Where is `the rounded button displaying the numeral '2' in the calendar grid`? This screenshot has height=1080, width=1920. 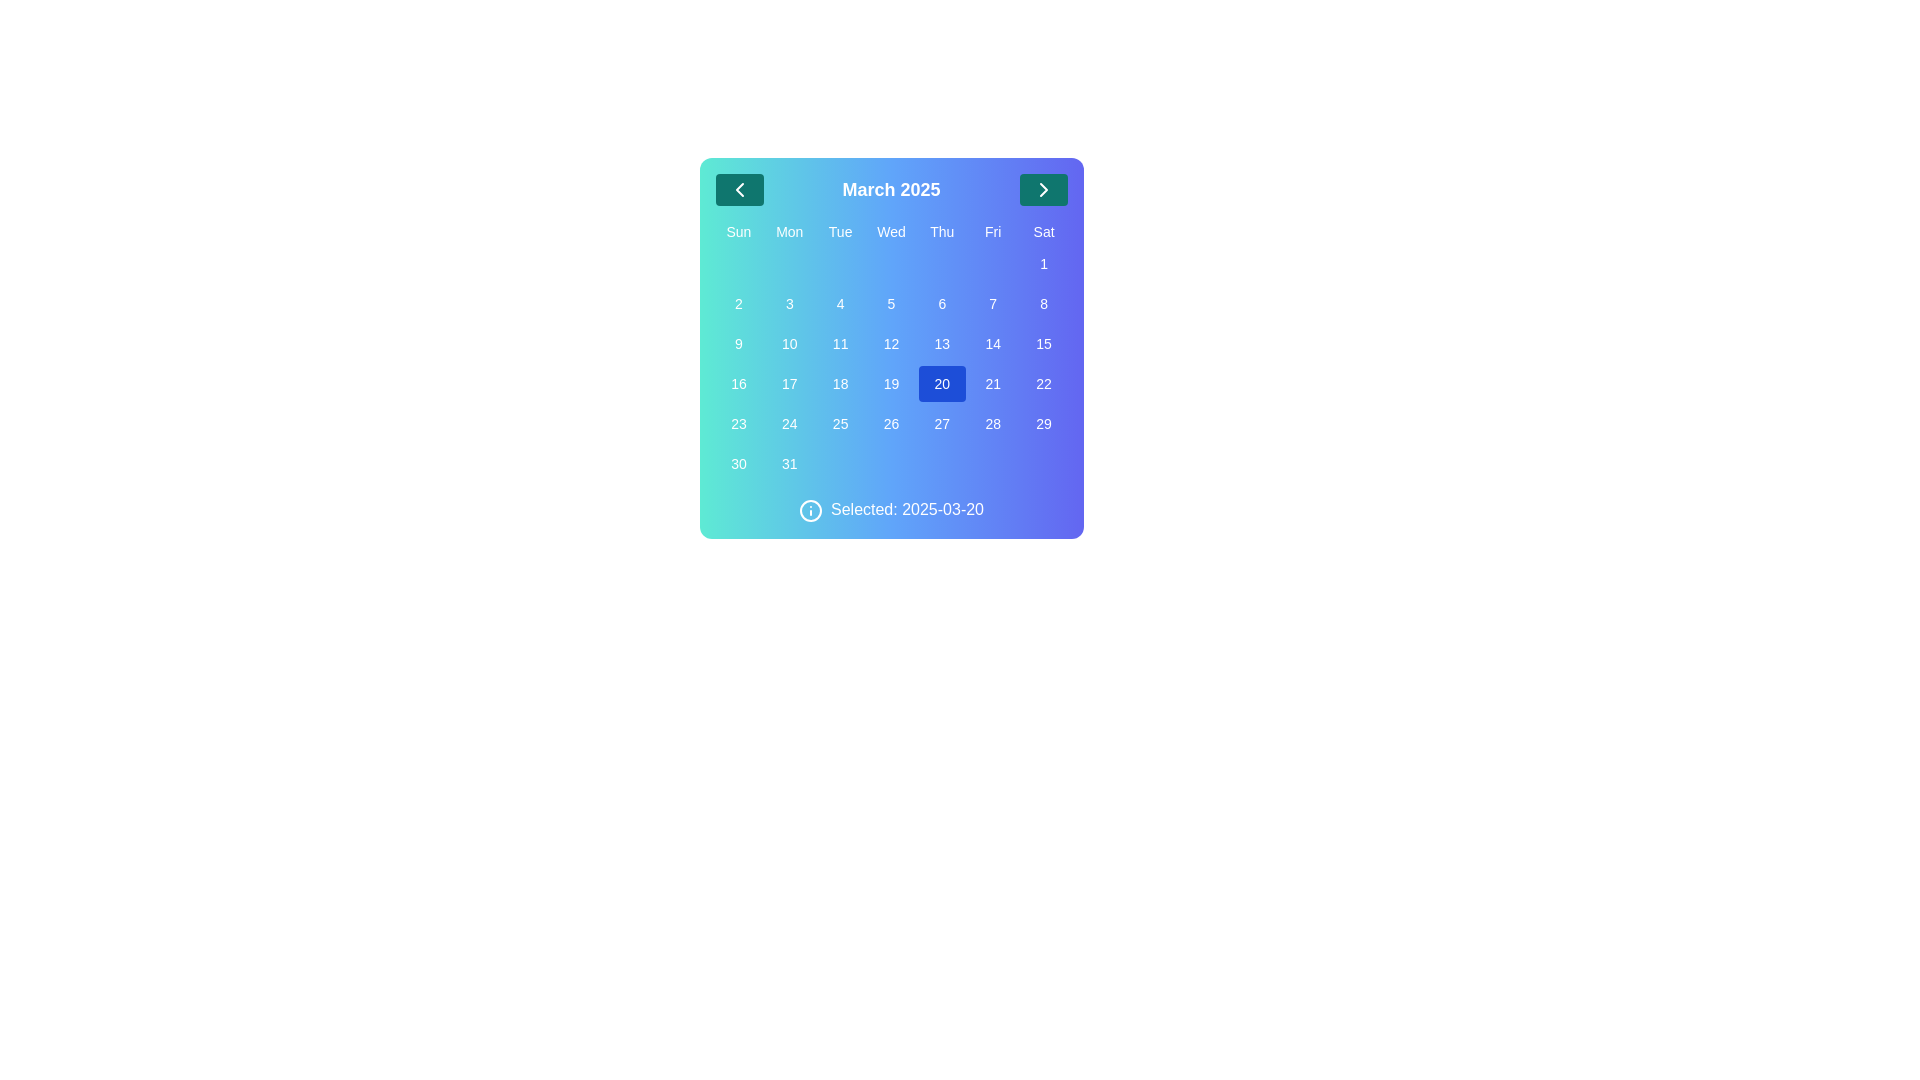
the rounded button displaying the numeral '2' in the calendar grid is located at coordinates (738, 304).